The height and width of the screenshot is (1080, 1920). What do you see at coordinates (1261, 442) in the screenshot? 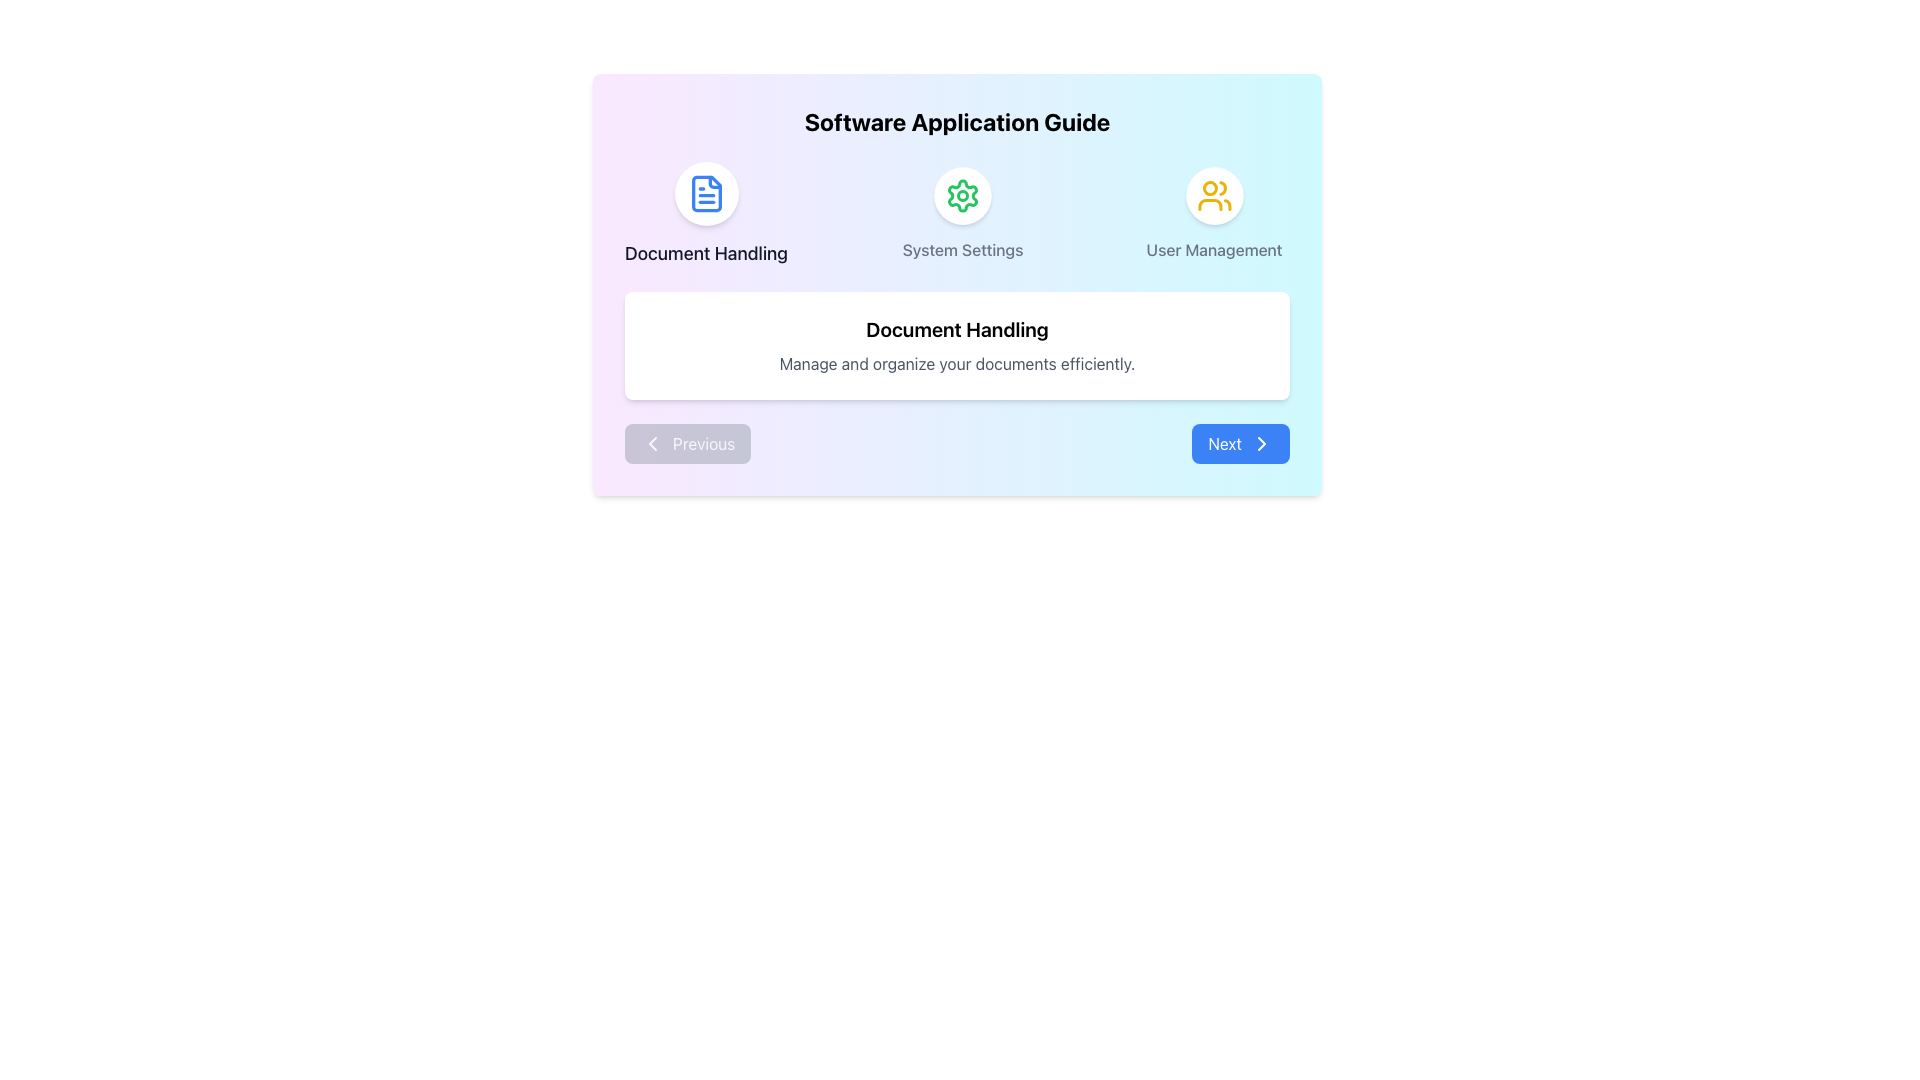
I see `the 'Next' button which contains a right-pointing arrow icon to proceed` at bounding box center [1261, 442].